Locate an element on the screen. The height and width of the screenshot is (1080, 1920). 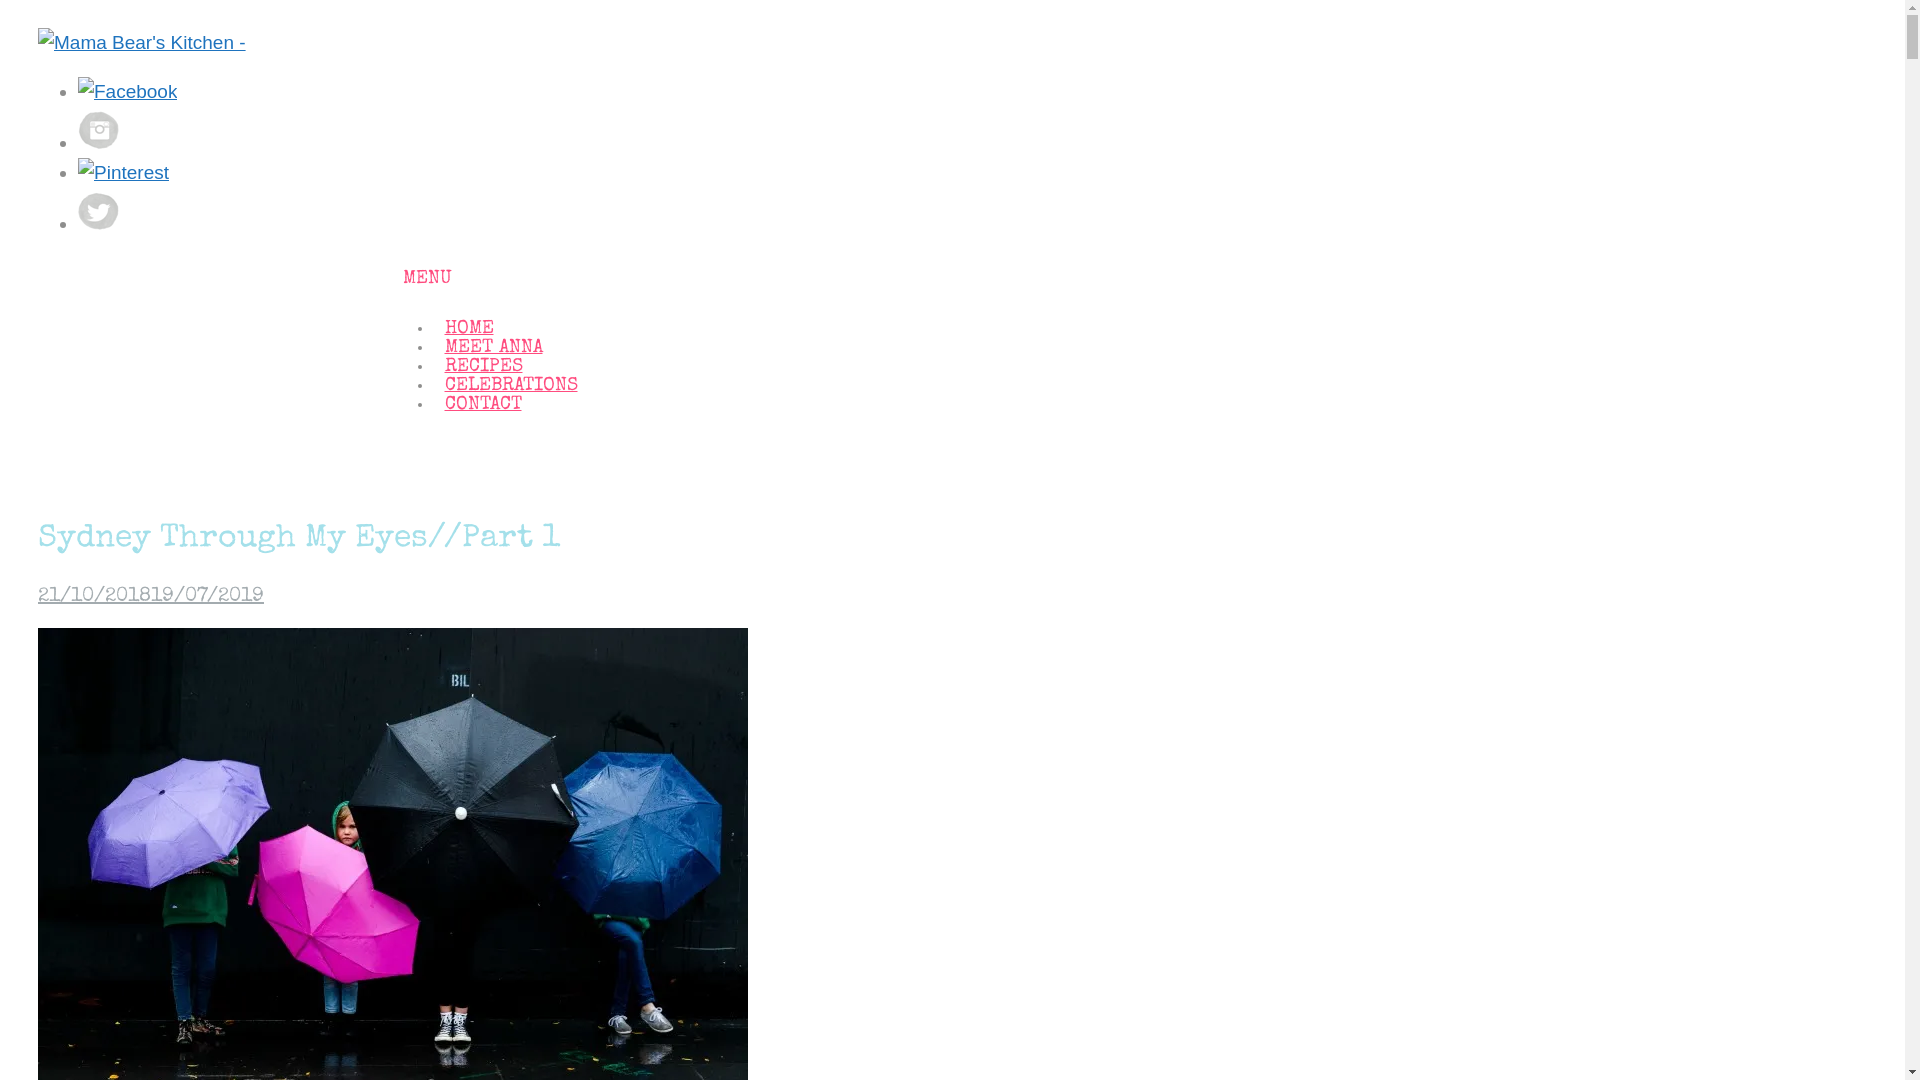
'CELEBRATIONS' is located at coordinates (510, 386).